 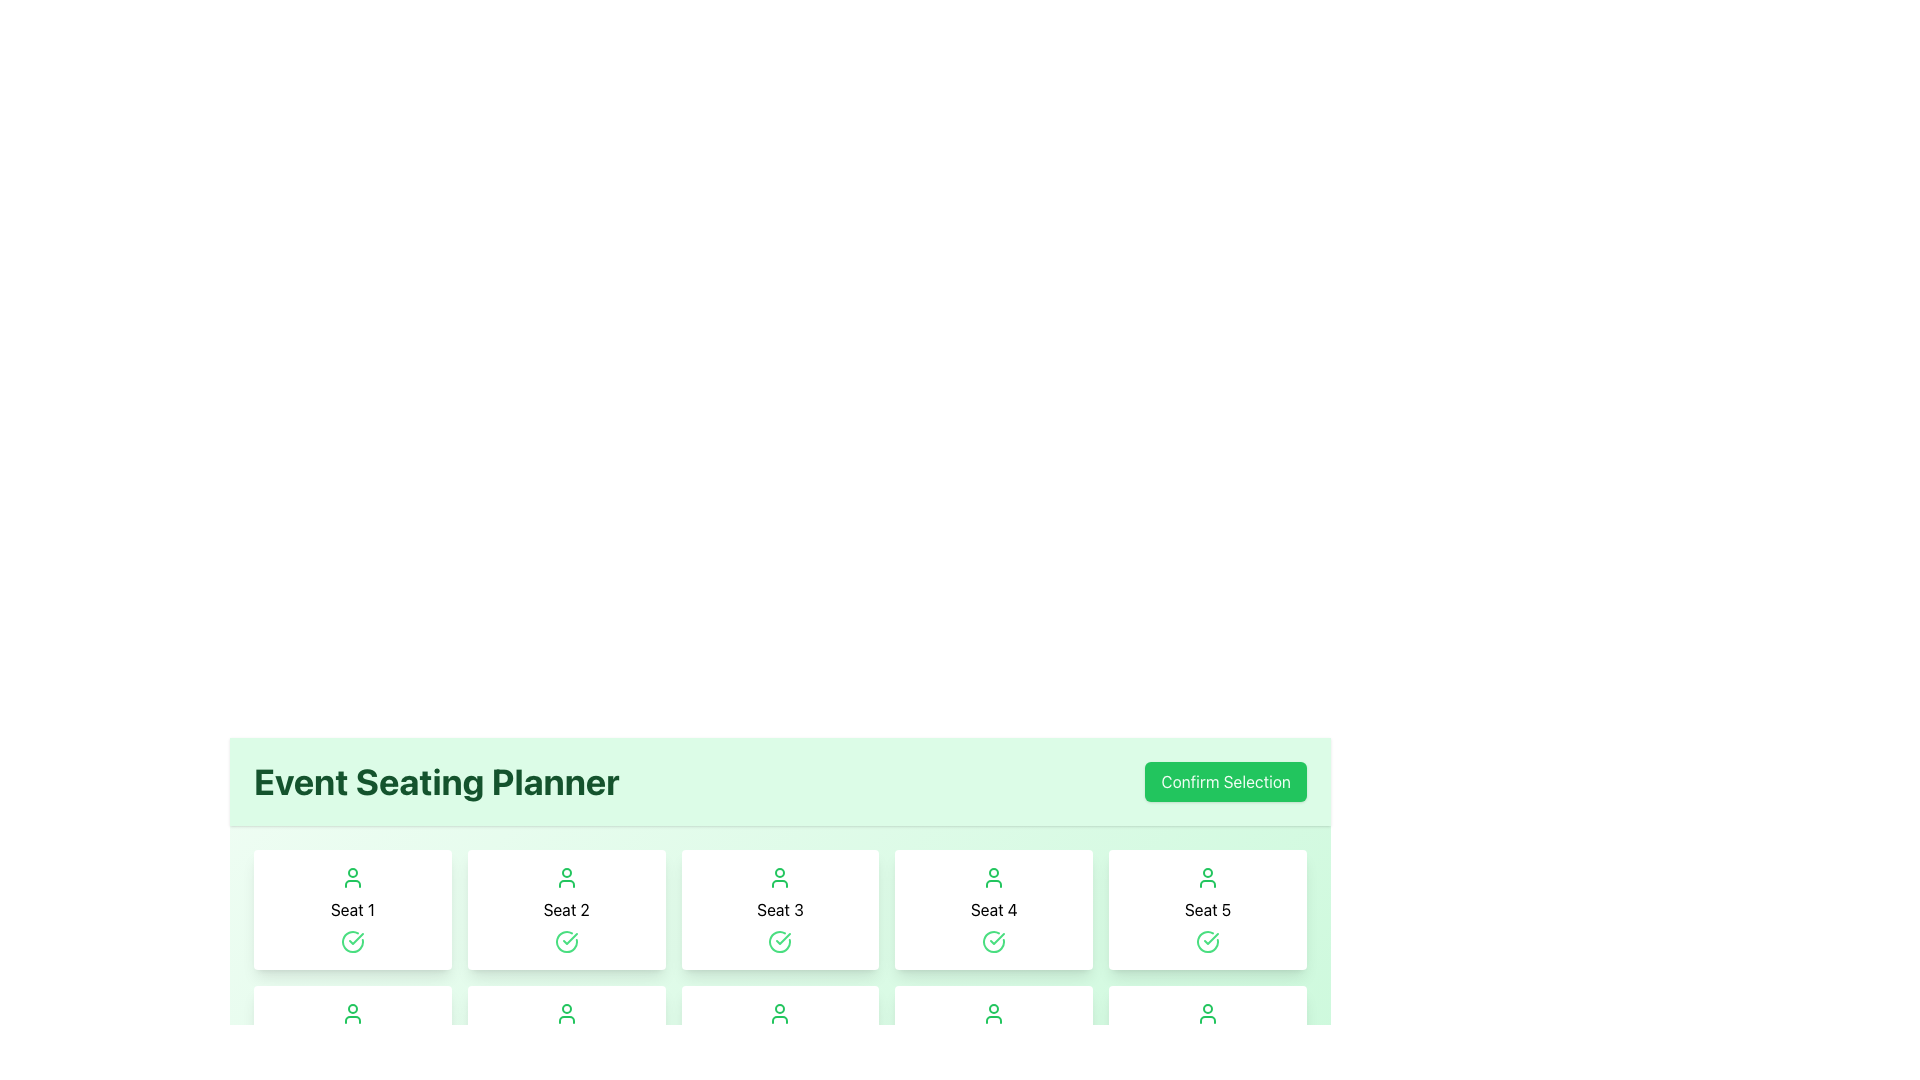 I want to click on the decorative icon representing Seat 2, which is located in the top center part of the box labeled 'Seat 2', positioned above the green check mark and below the header text, so click(x=565, y=877).